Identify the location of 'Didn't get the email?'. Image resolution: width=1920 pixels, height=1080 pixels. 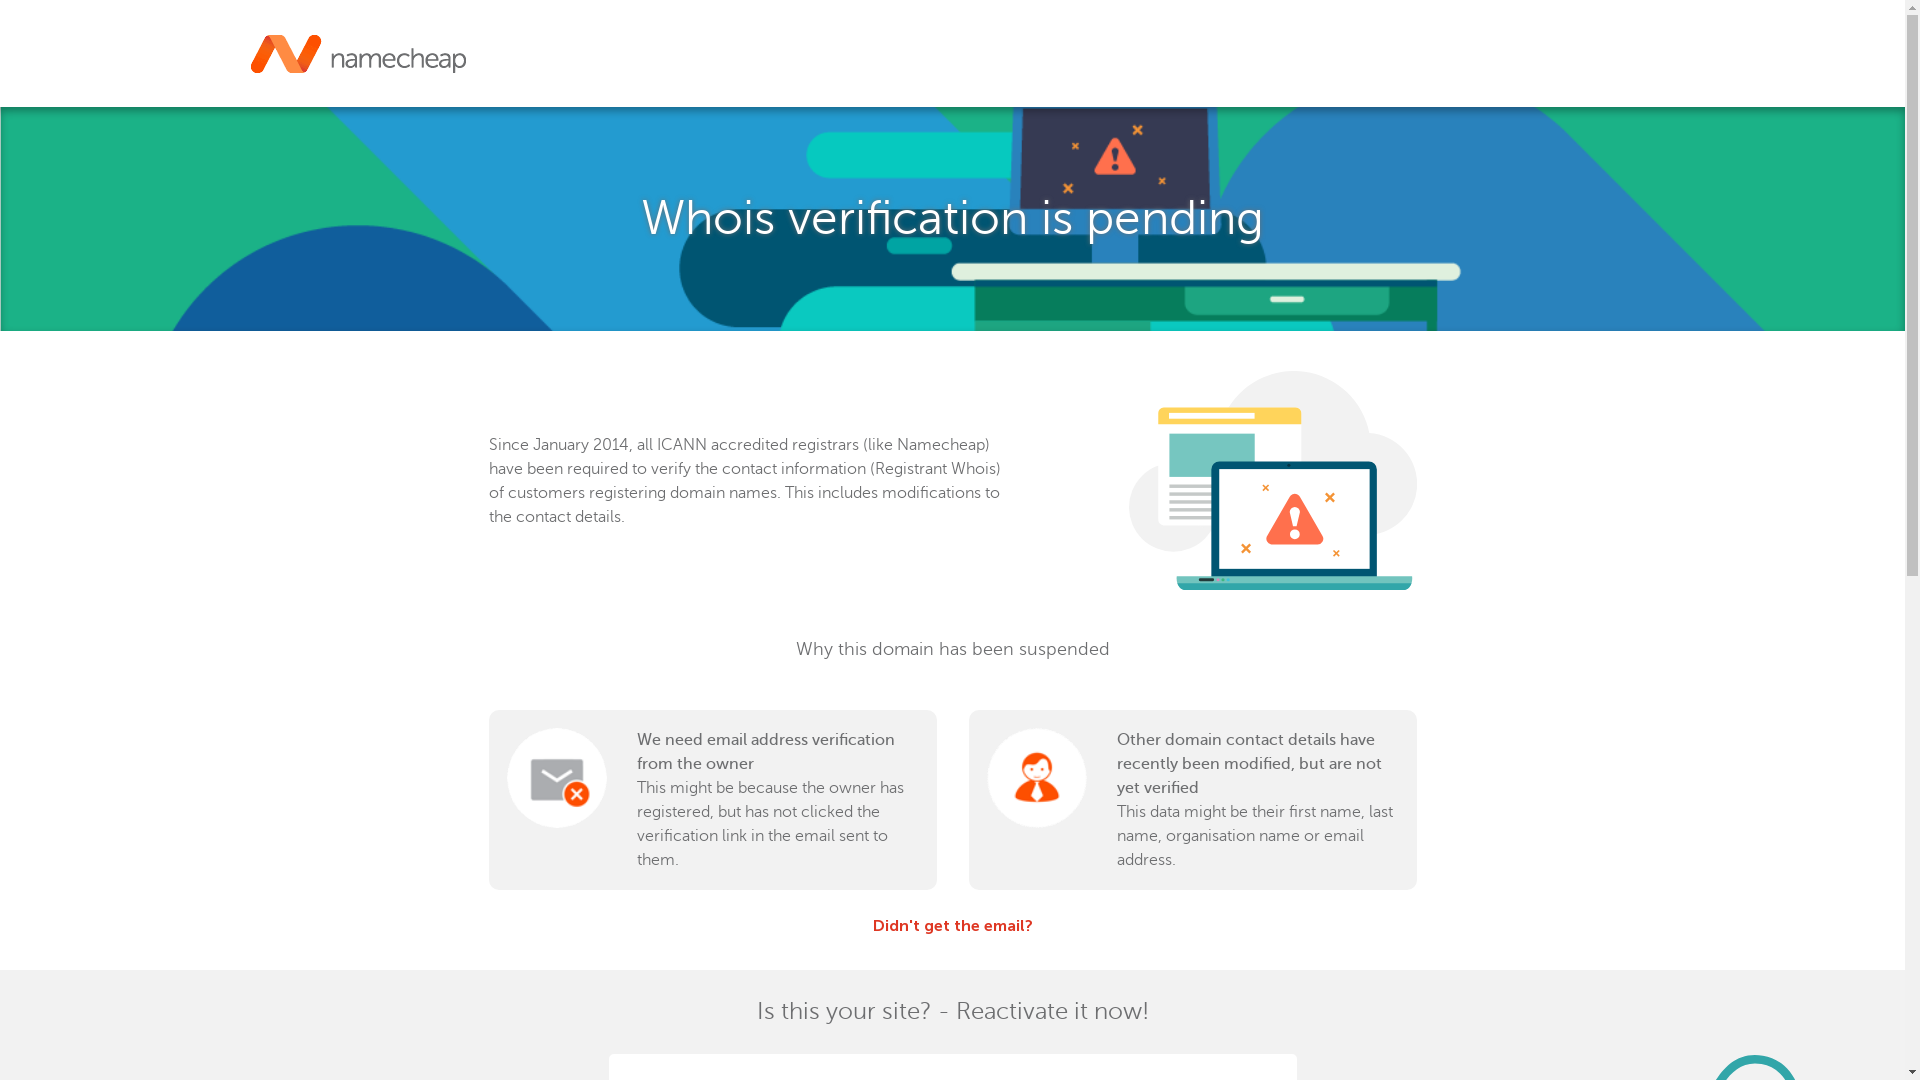
(872, 925).